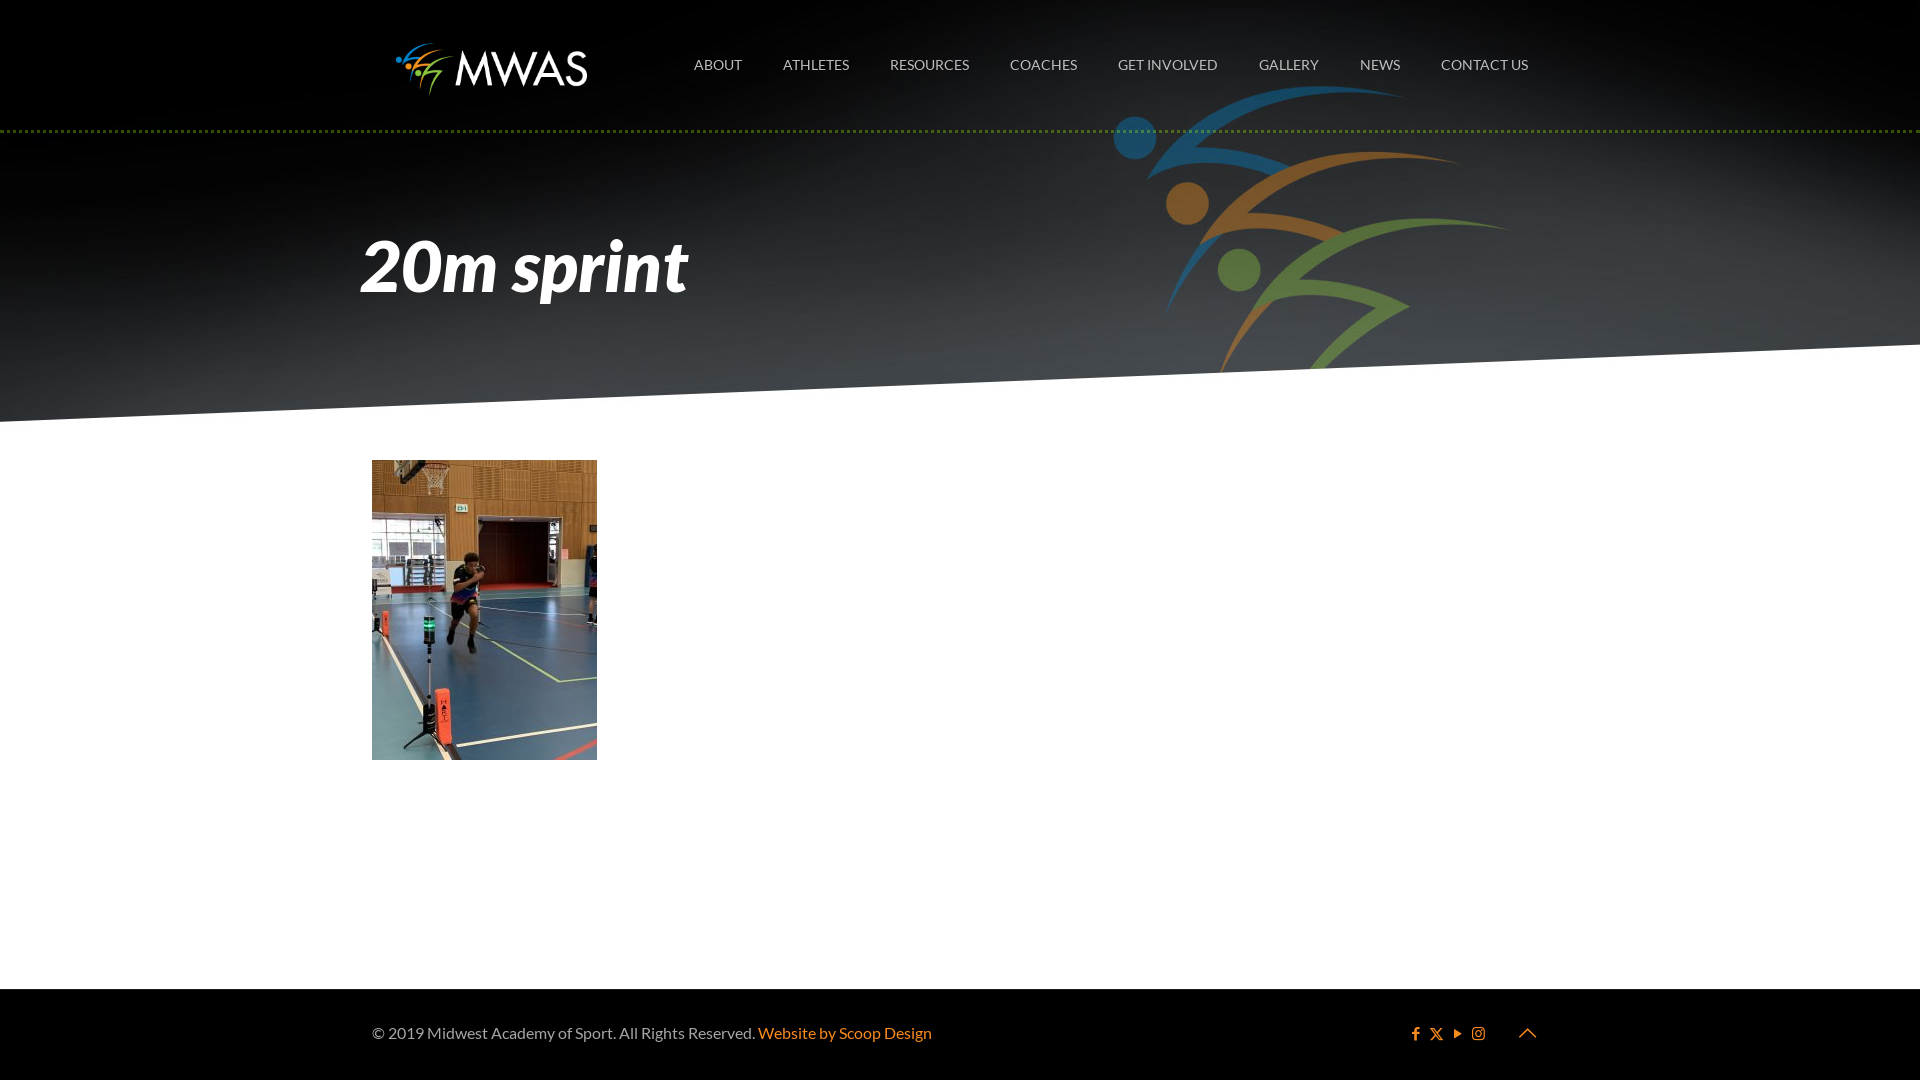 The image size is (1920, 1080). Describe the element at coordinates (1406, 1033) in the screenshot. I see `'Facebook'` at that location.